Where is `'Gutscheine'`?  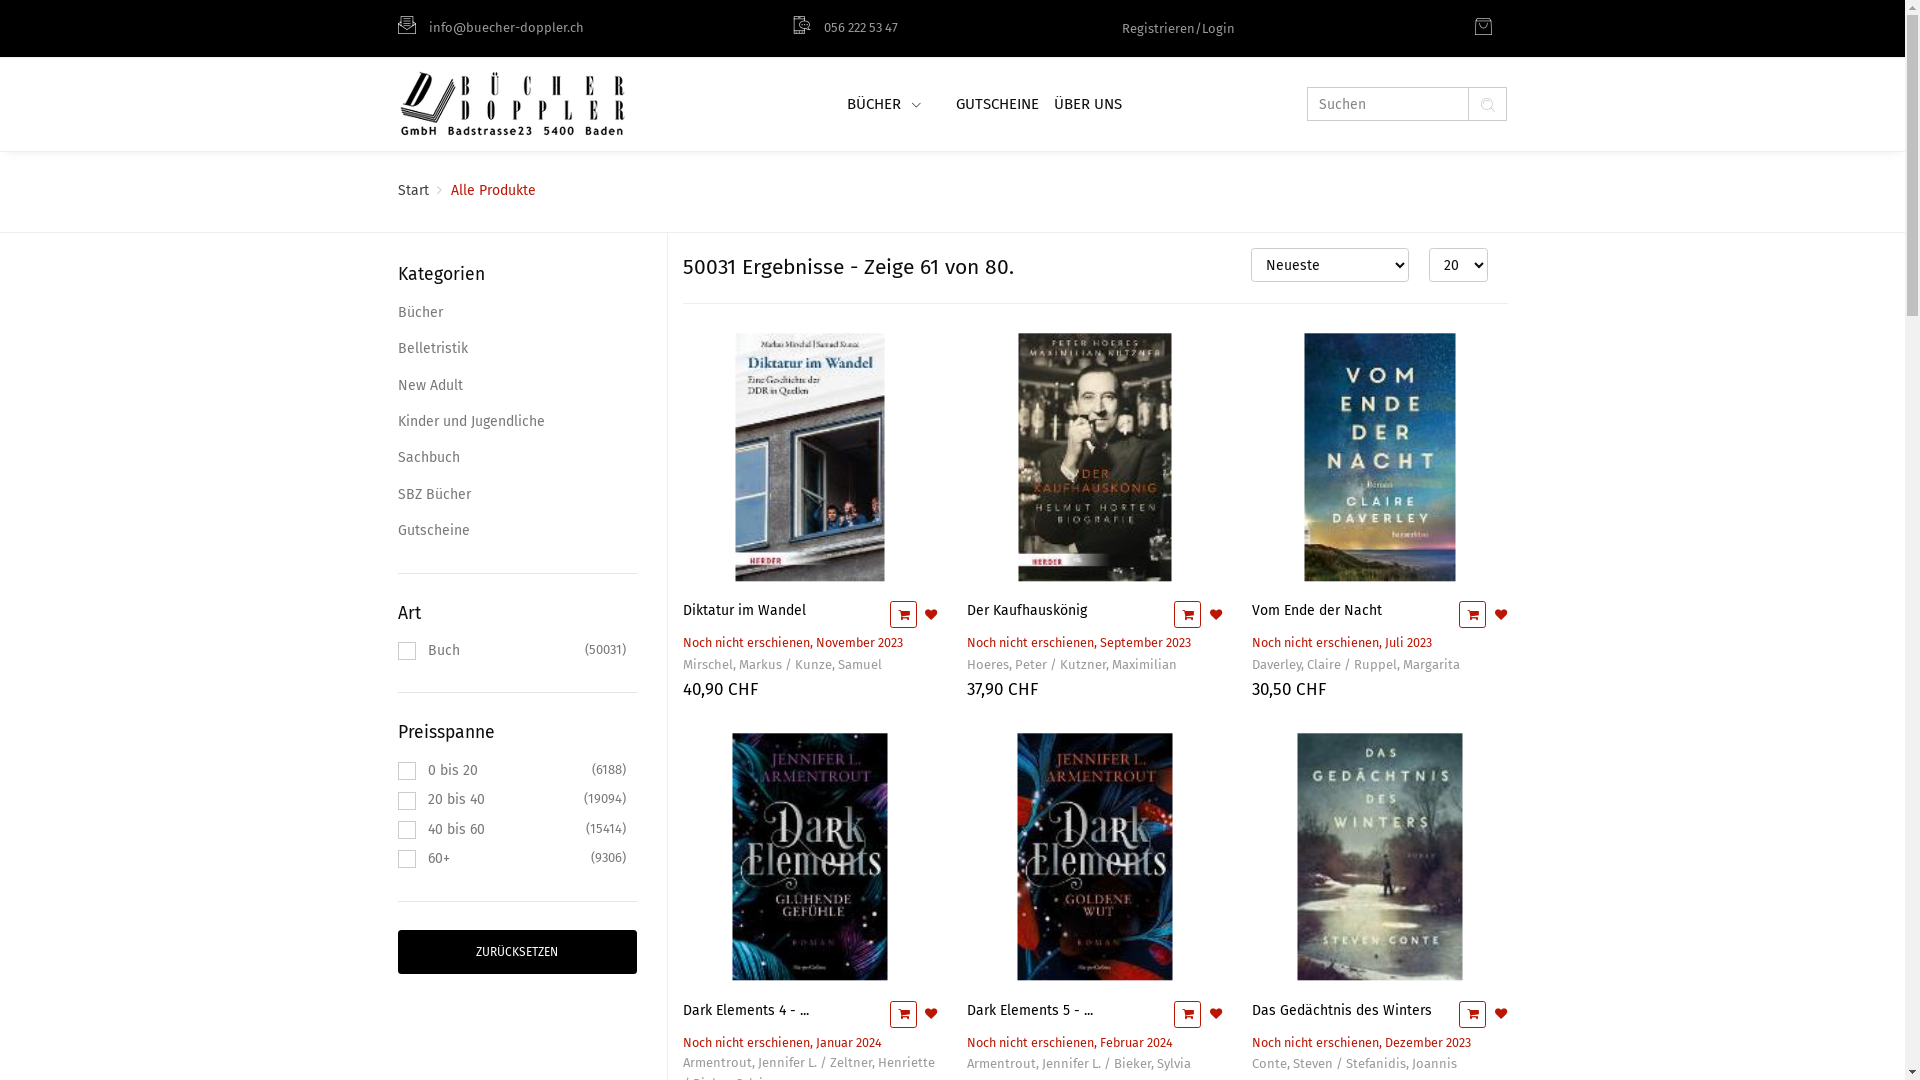
'Gutscheine' is located at coordinates (517, 530).